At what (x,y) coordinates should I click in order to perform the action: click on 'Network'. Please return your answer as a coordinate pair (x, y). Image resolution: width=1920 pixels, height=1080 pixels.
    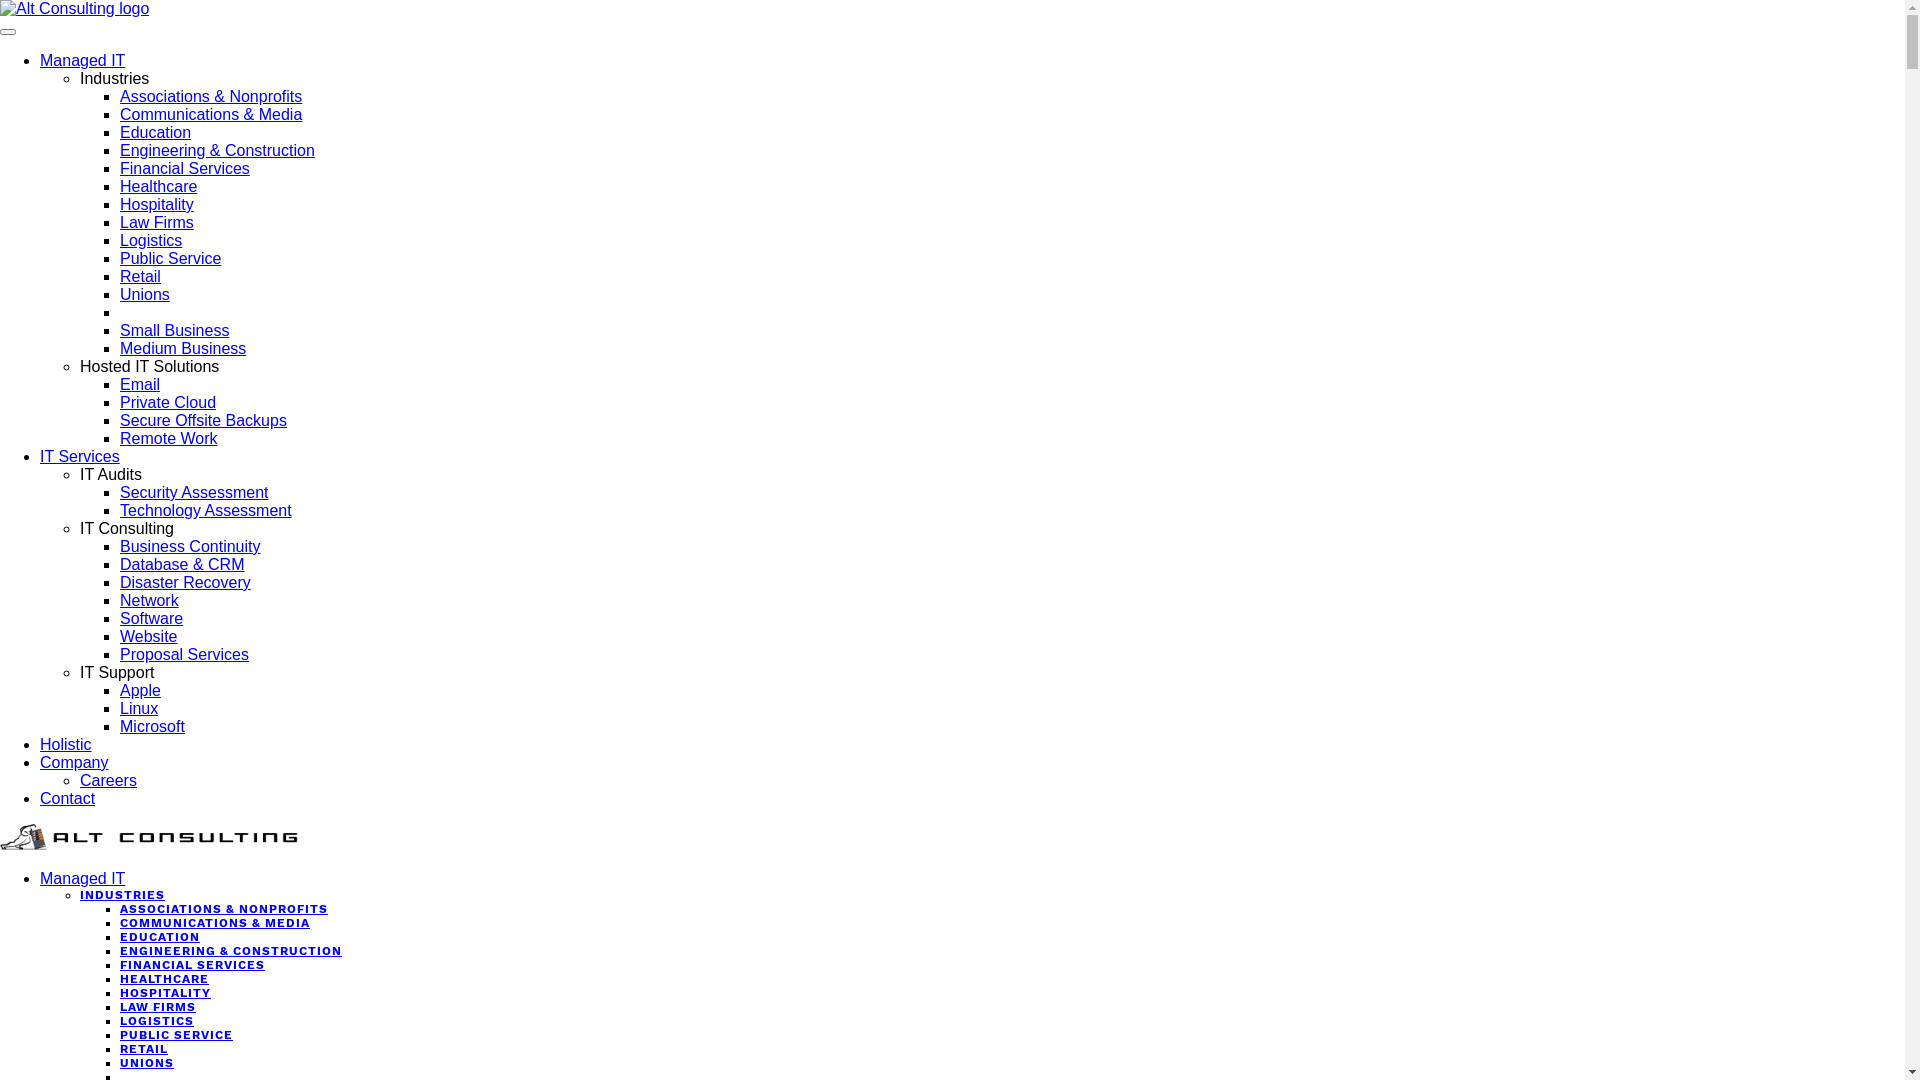
    Looking at the image, I should click on (148, 599).